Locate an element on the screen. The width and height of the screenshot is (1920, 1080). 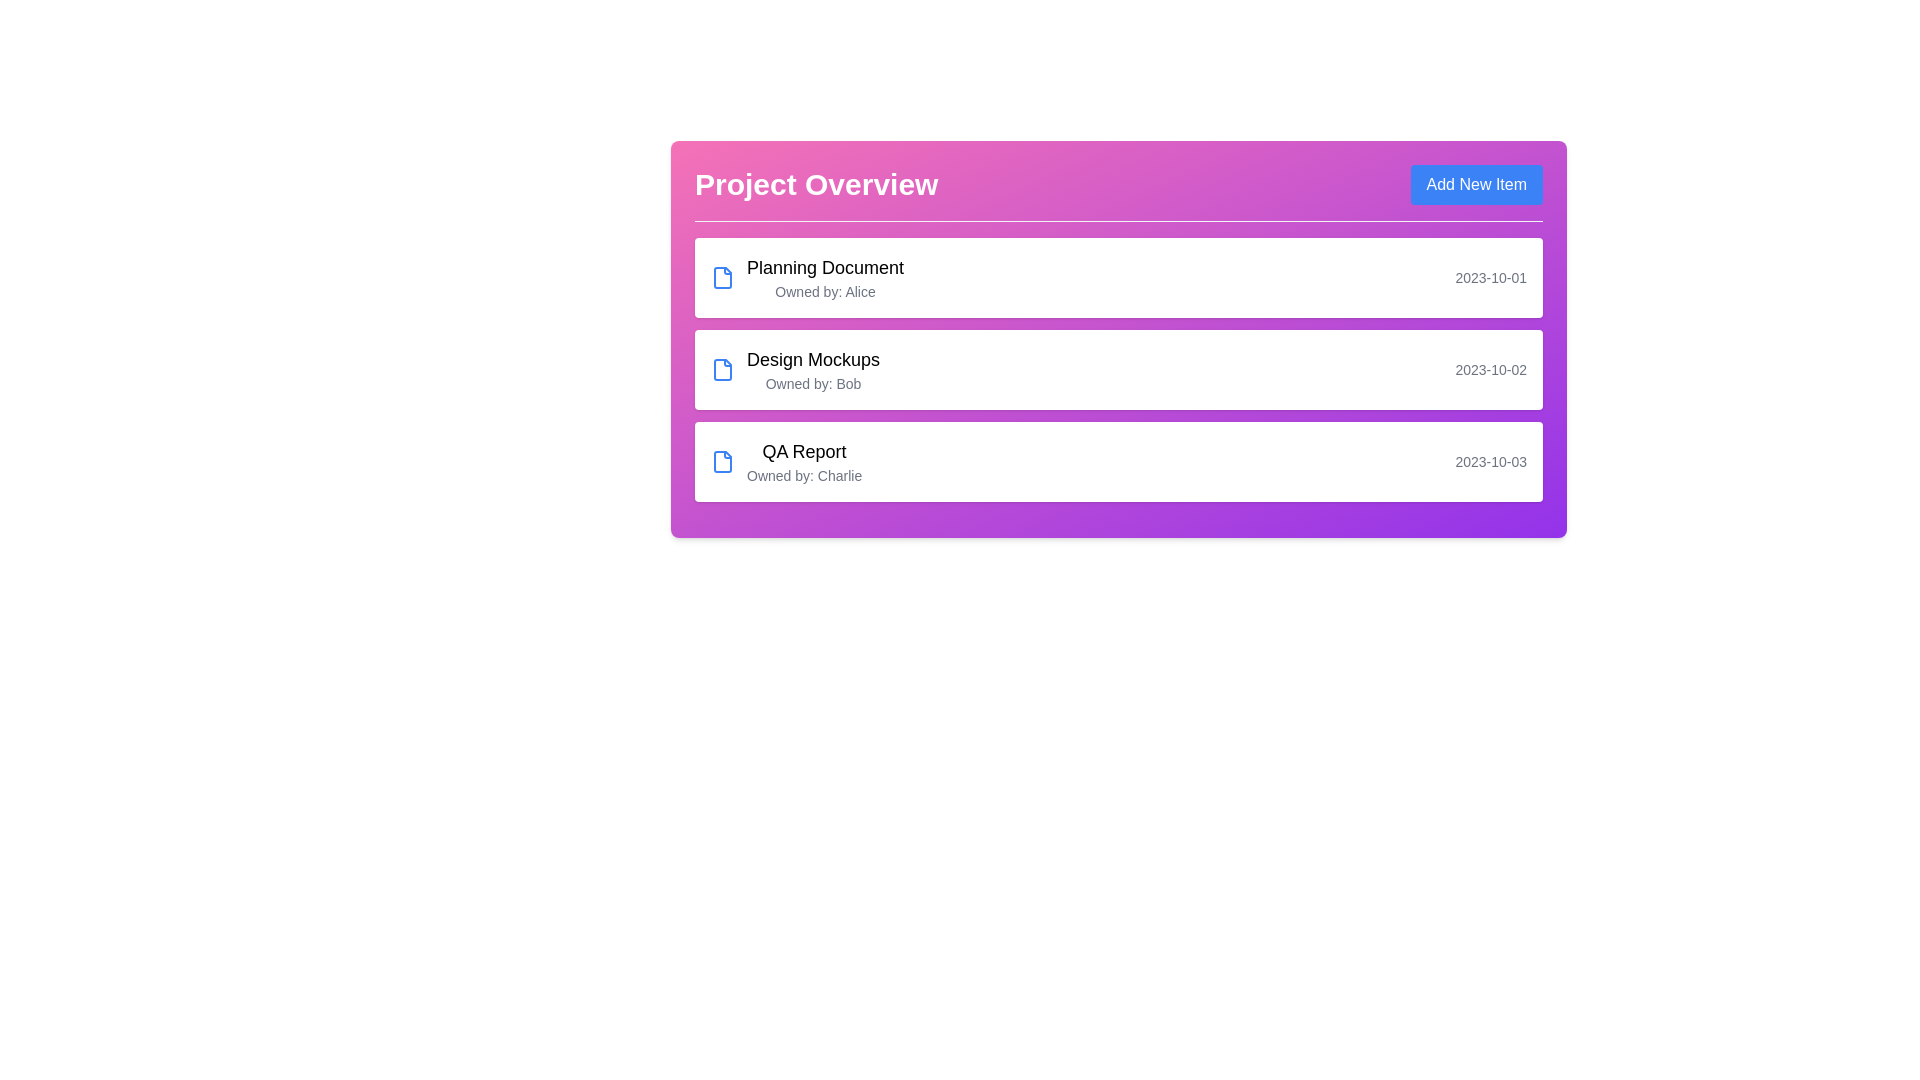
the static text label containing 'Owned by: Alice', which is located below the bold heading 'Planning Document' in the top-left card of the interface is located at coordinates (825, 292).